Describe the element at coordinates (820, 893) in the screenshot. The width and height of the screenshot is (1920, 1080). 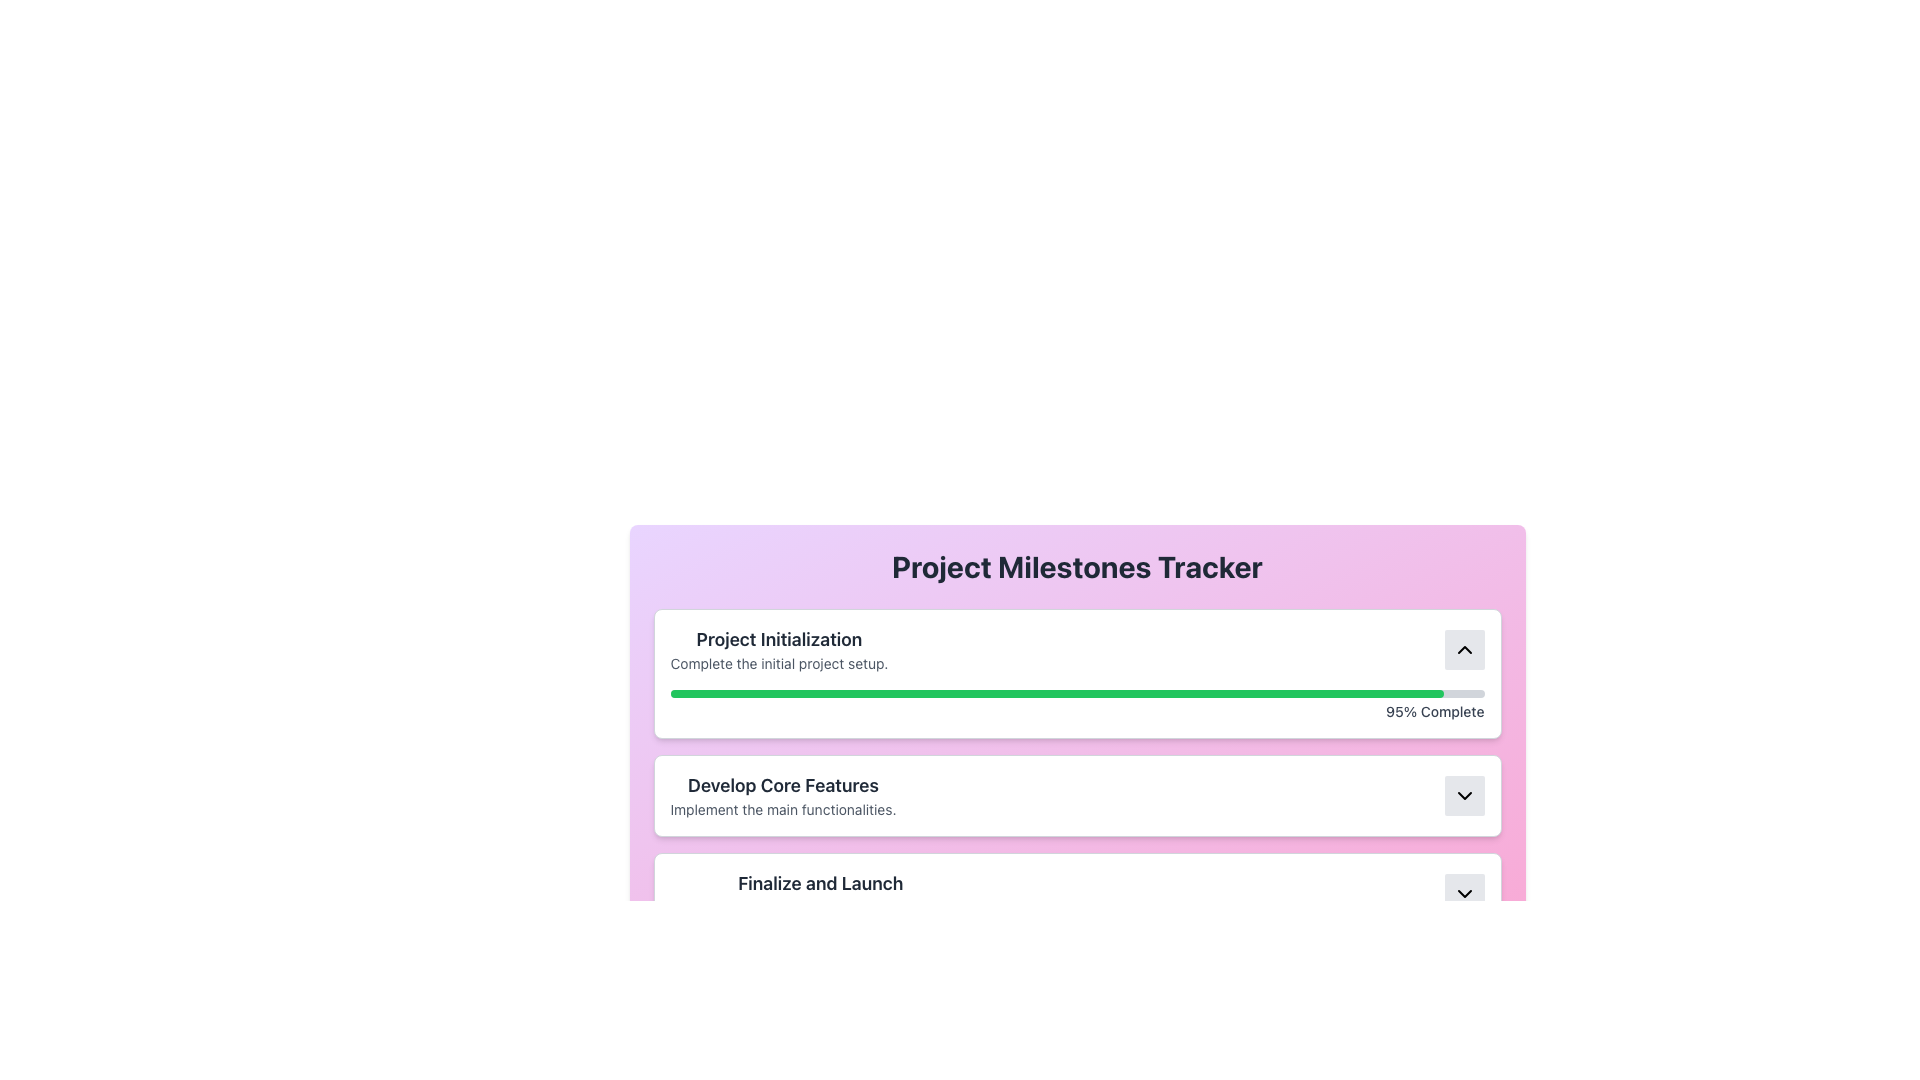
I see `the Combined heading and description text block located at the bottom of the project tasks list, directly below the 'Develop Core Features' section` at that location.